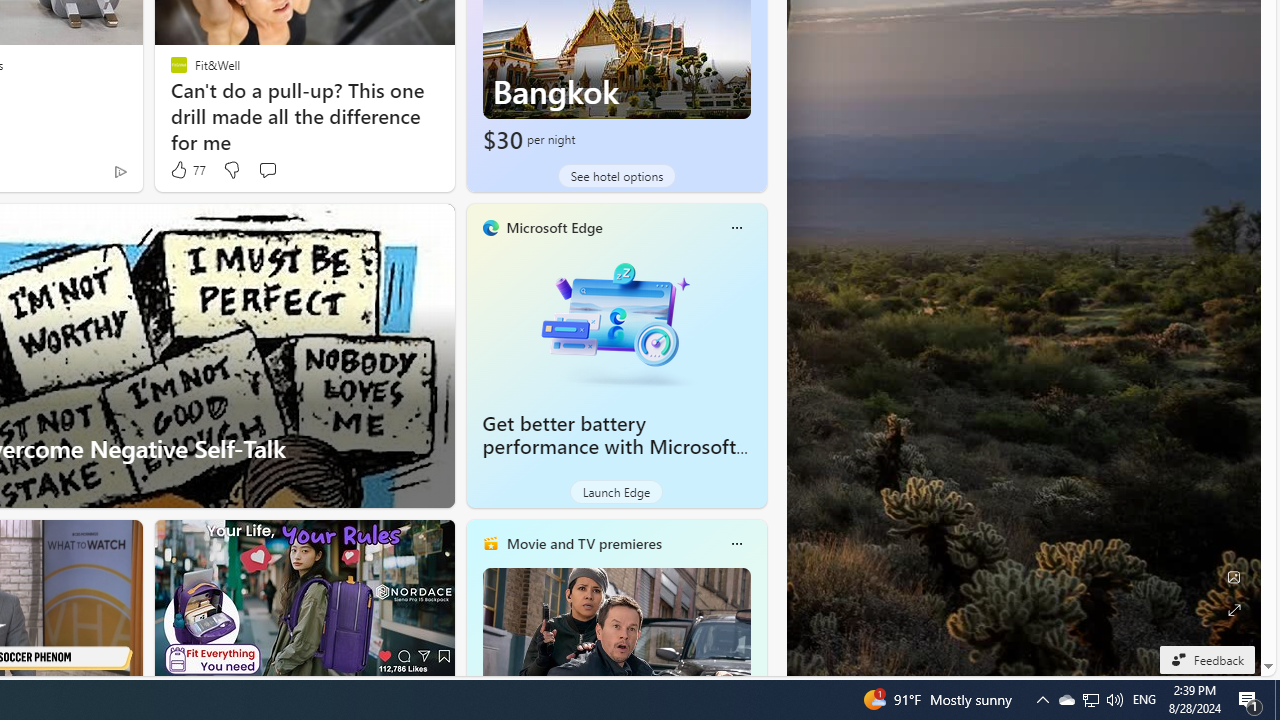 The height and width of the screenshot is (720, 1280). What do you see at coordinates (735, 543) in the screenshot?
I see `'Class: icon-img'` at bounding box center [735, 543].